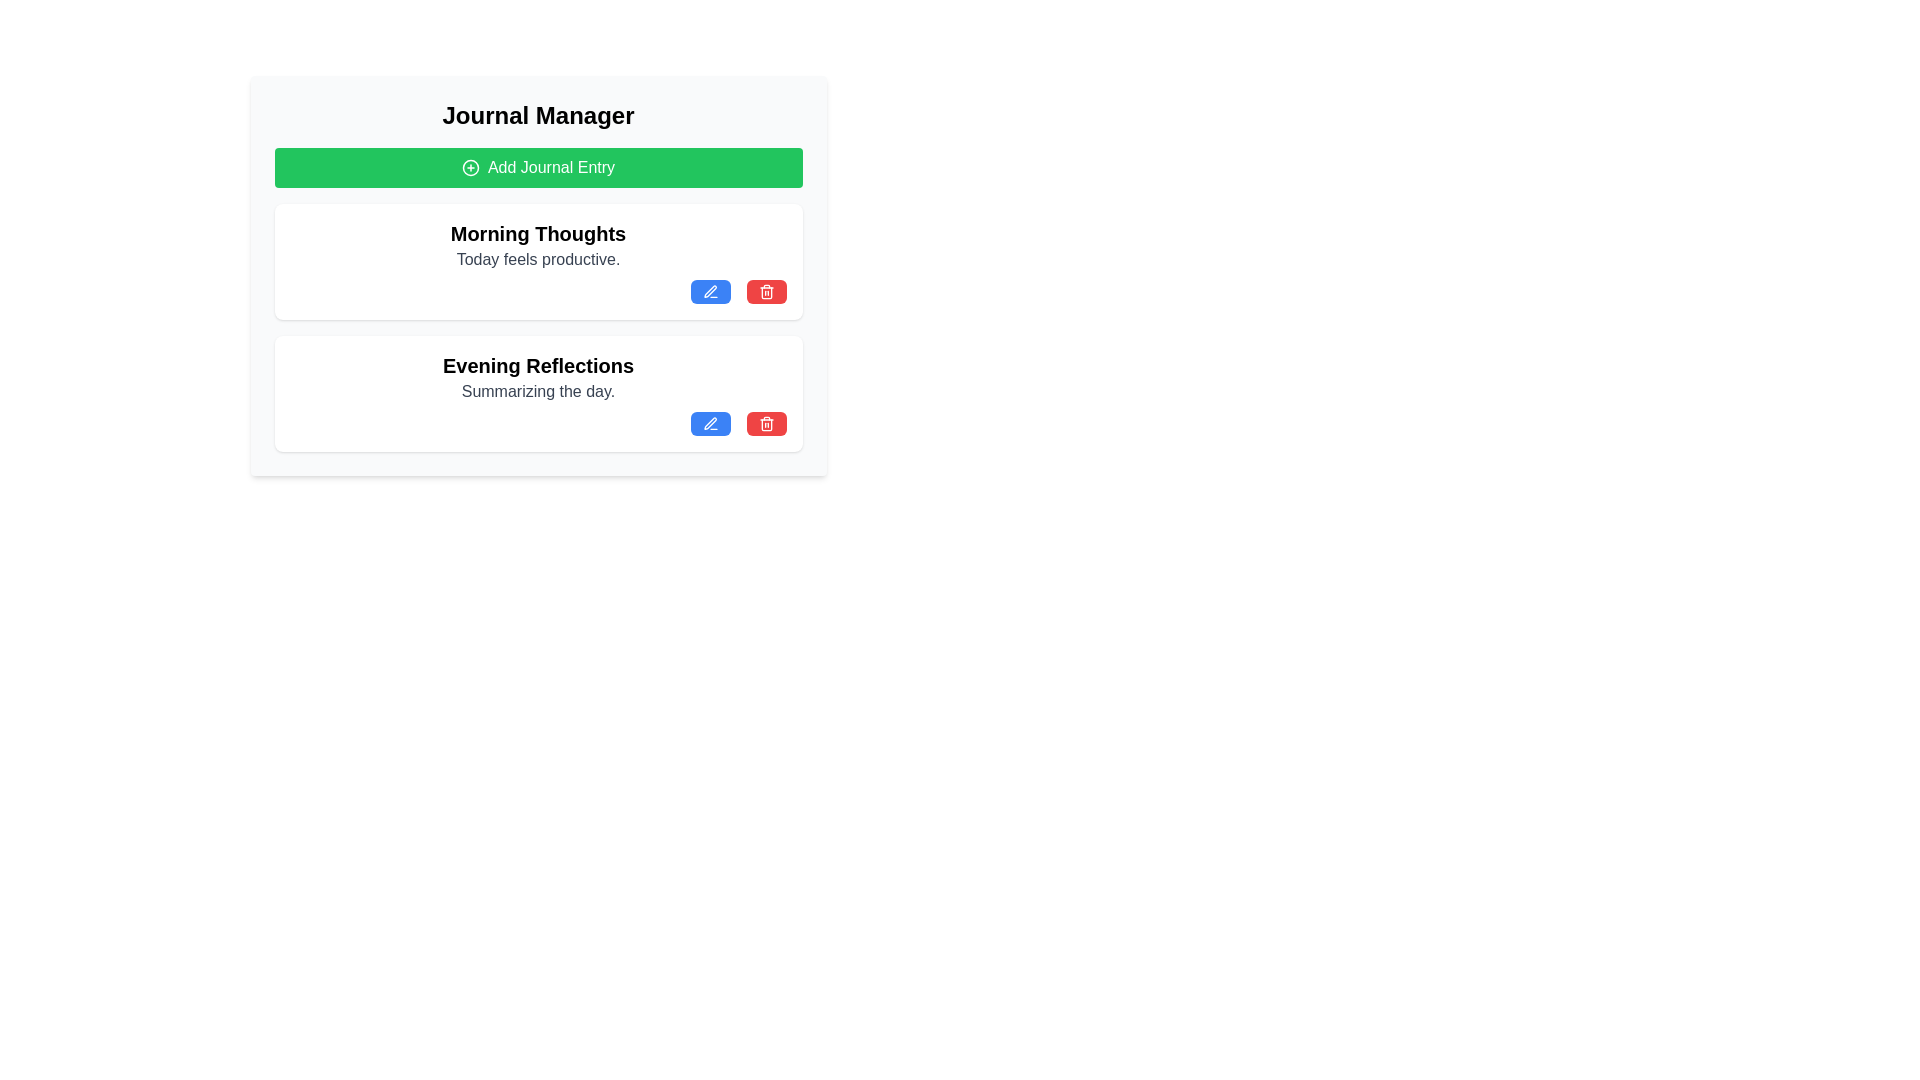 This screenshot has height=1080, width=1920. What do you see at coordinates (710, 292) in the screenshot?
I see `the blue edit button located to the right of the 'Morning Thoughts' text for visual feedback` at bounding box center [710, 292].